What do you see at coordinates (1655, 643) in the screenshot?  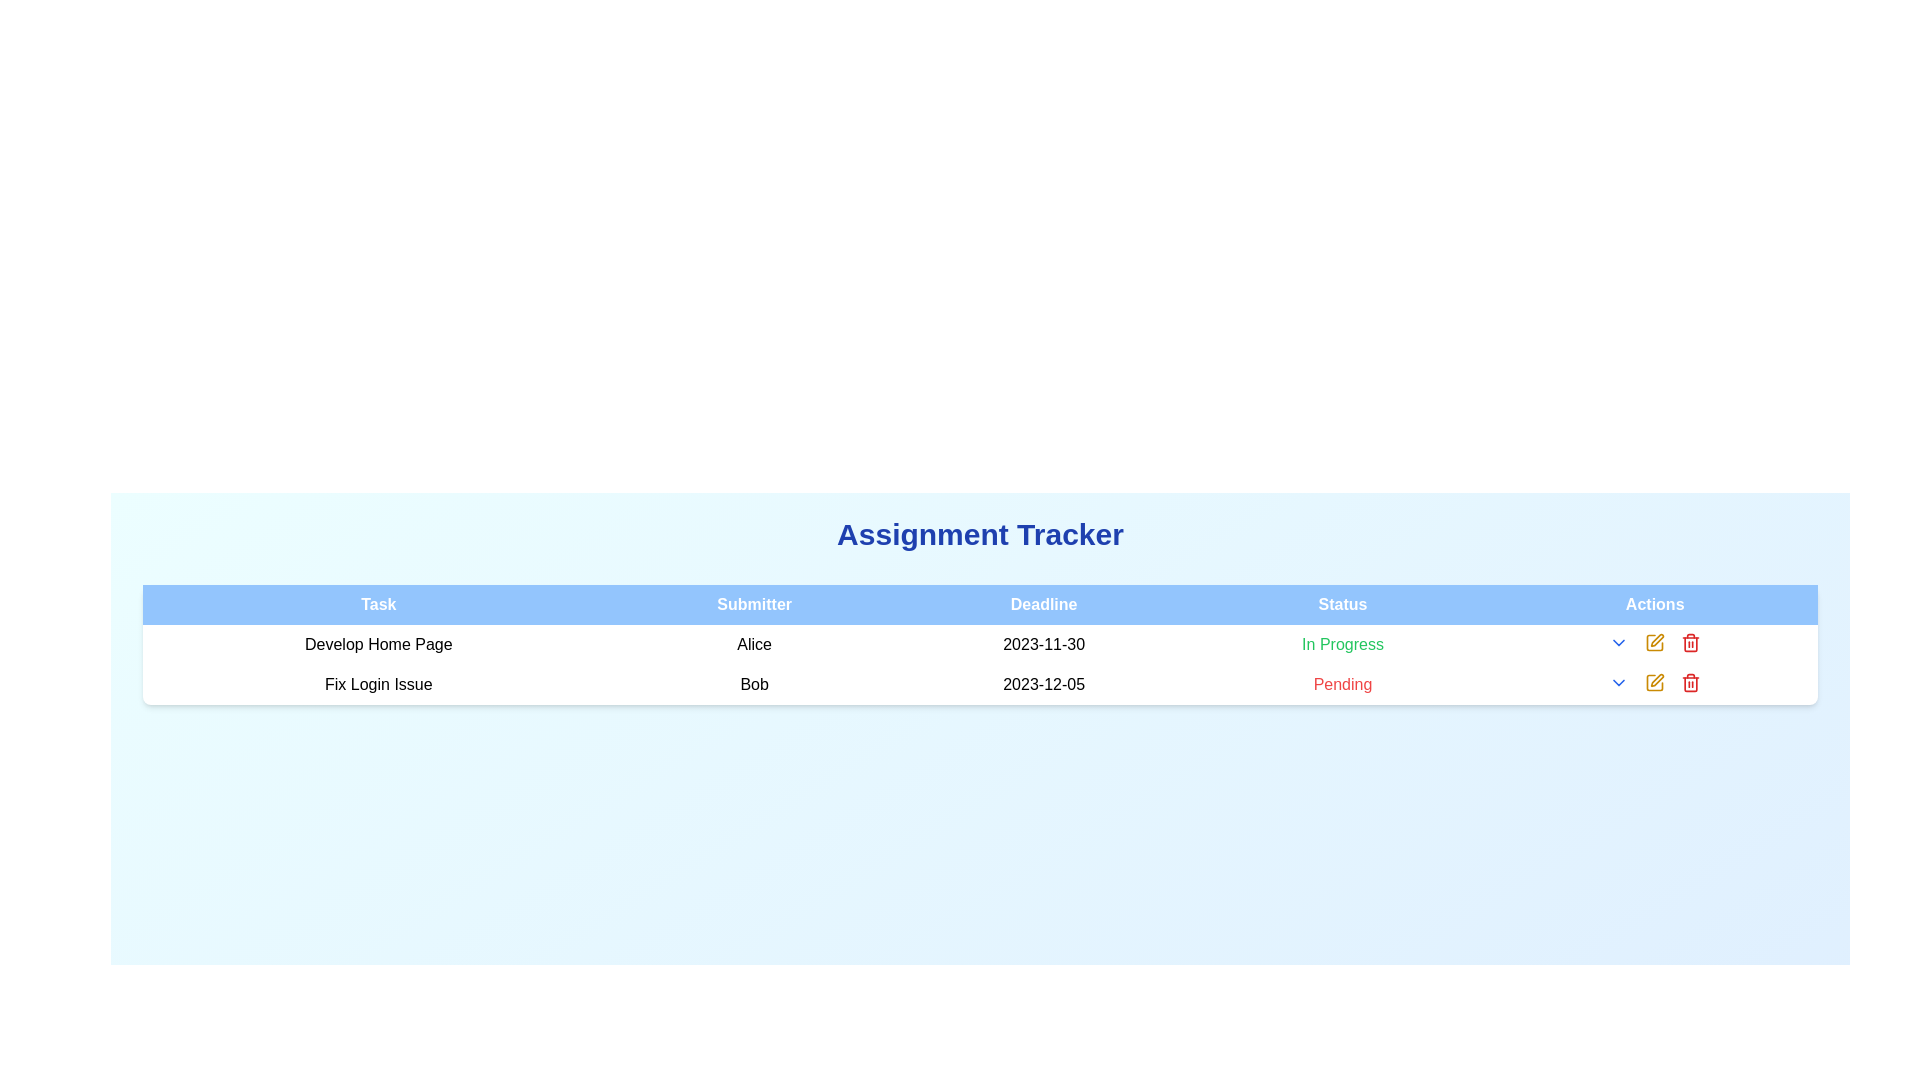 I see `the edit button, which is a rectangular-shaped icon with a stylized pen design located in the Actions column of the second row corresponding to the 'Fix Login Issue' task` at bounding box center [1655, 643].